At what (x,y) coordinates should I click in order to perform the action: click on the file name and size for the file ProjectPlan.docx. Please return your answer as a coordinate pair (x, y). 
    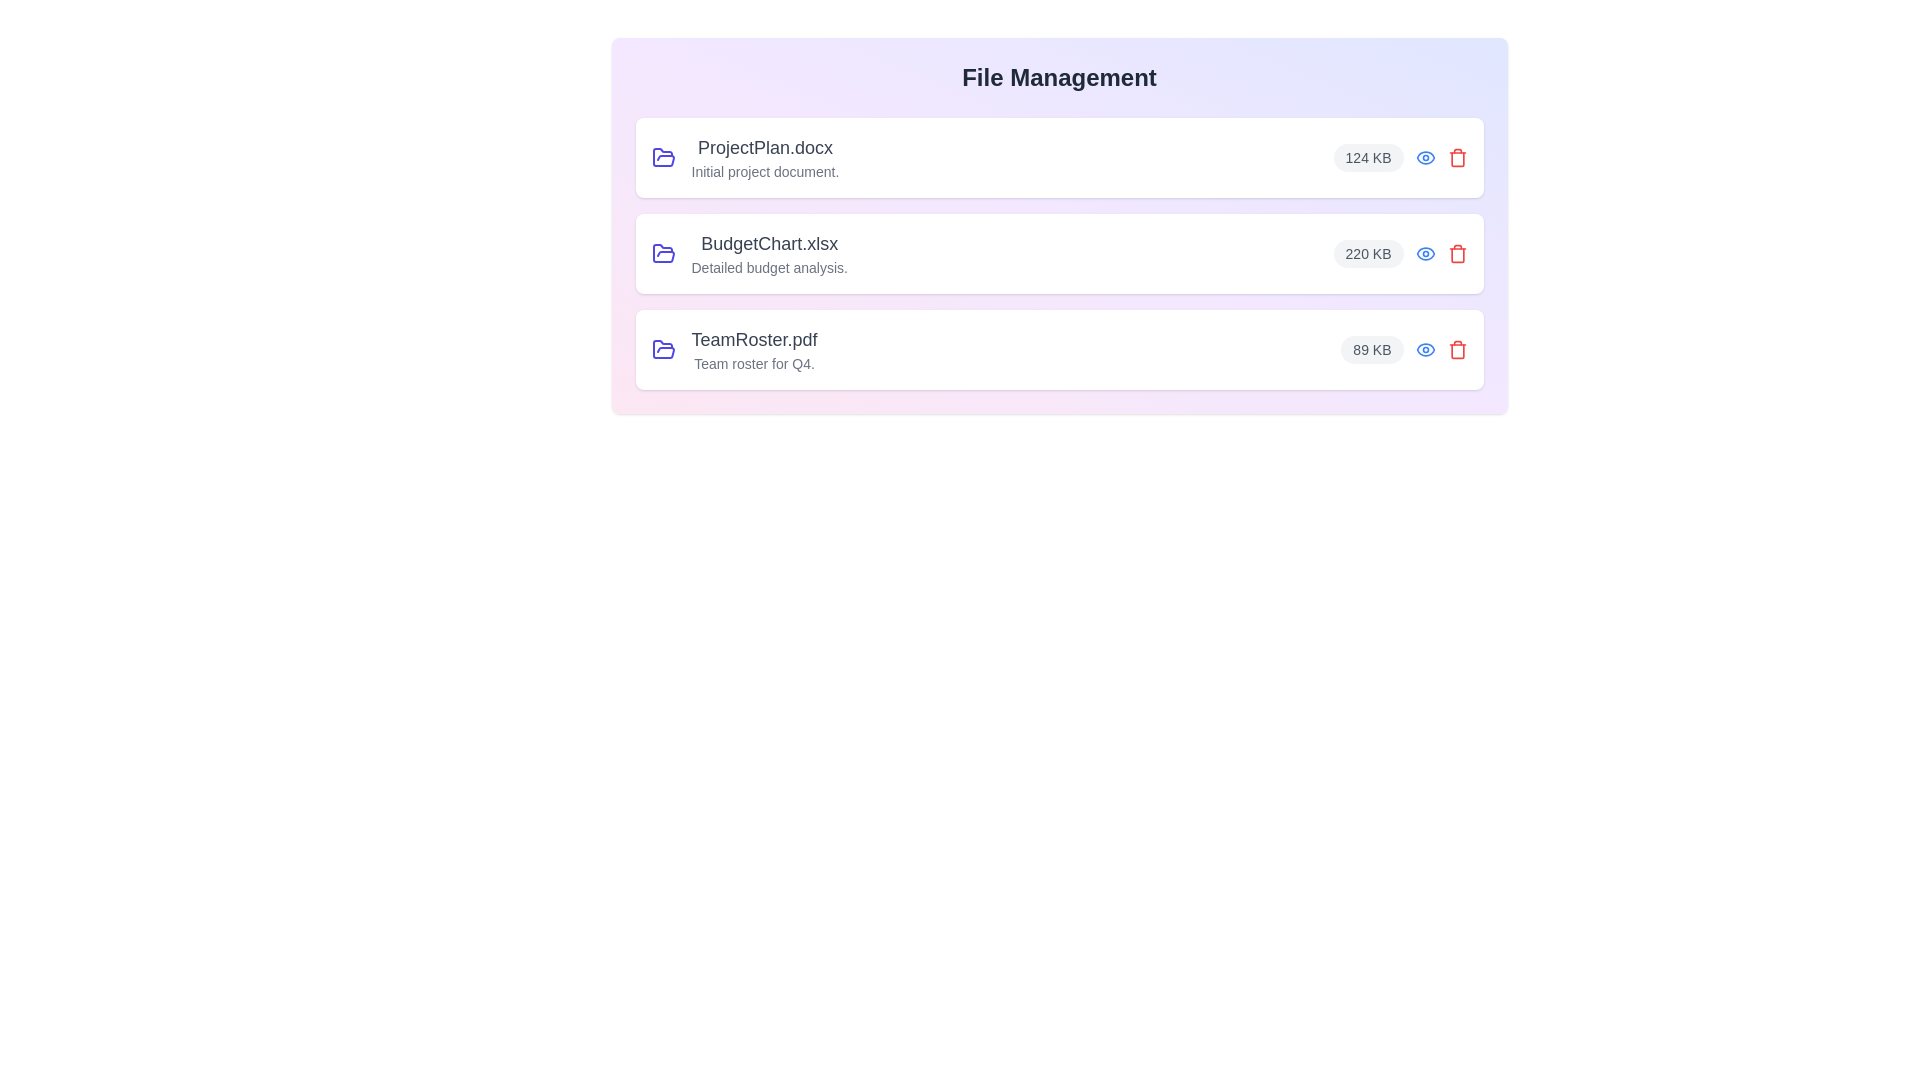
    Looking at the image, I should click on (743, 157).